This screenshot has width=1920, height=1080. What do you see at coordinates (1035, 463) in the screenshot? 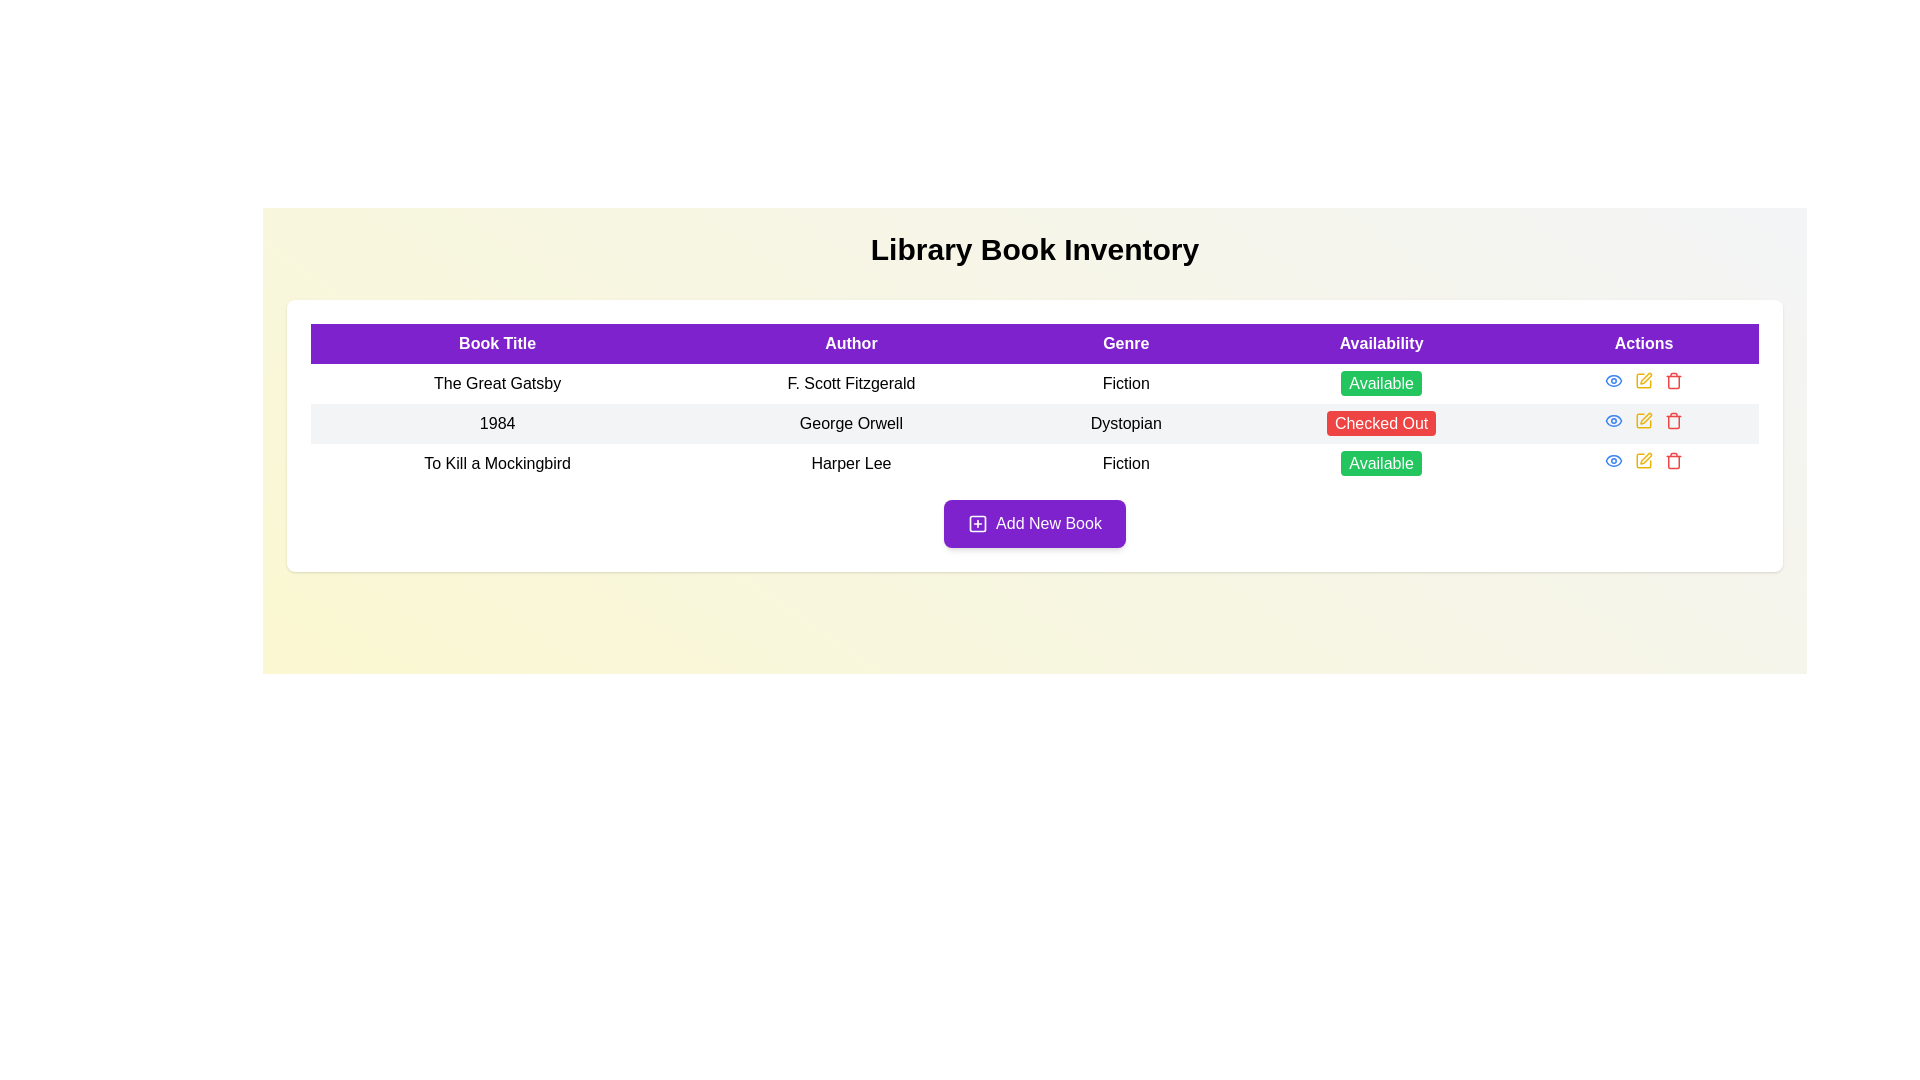
I see `the third row in the 'Library Book Inventory' table that displays details about 'To Kill a Mockingbird'` at bounding box center [1035, 463].